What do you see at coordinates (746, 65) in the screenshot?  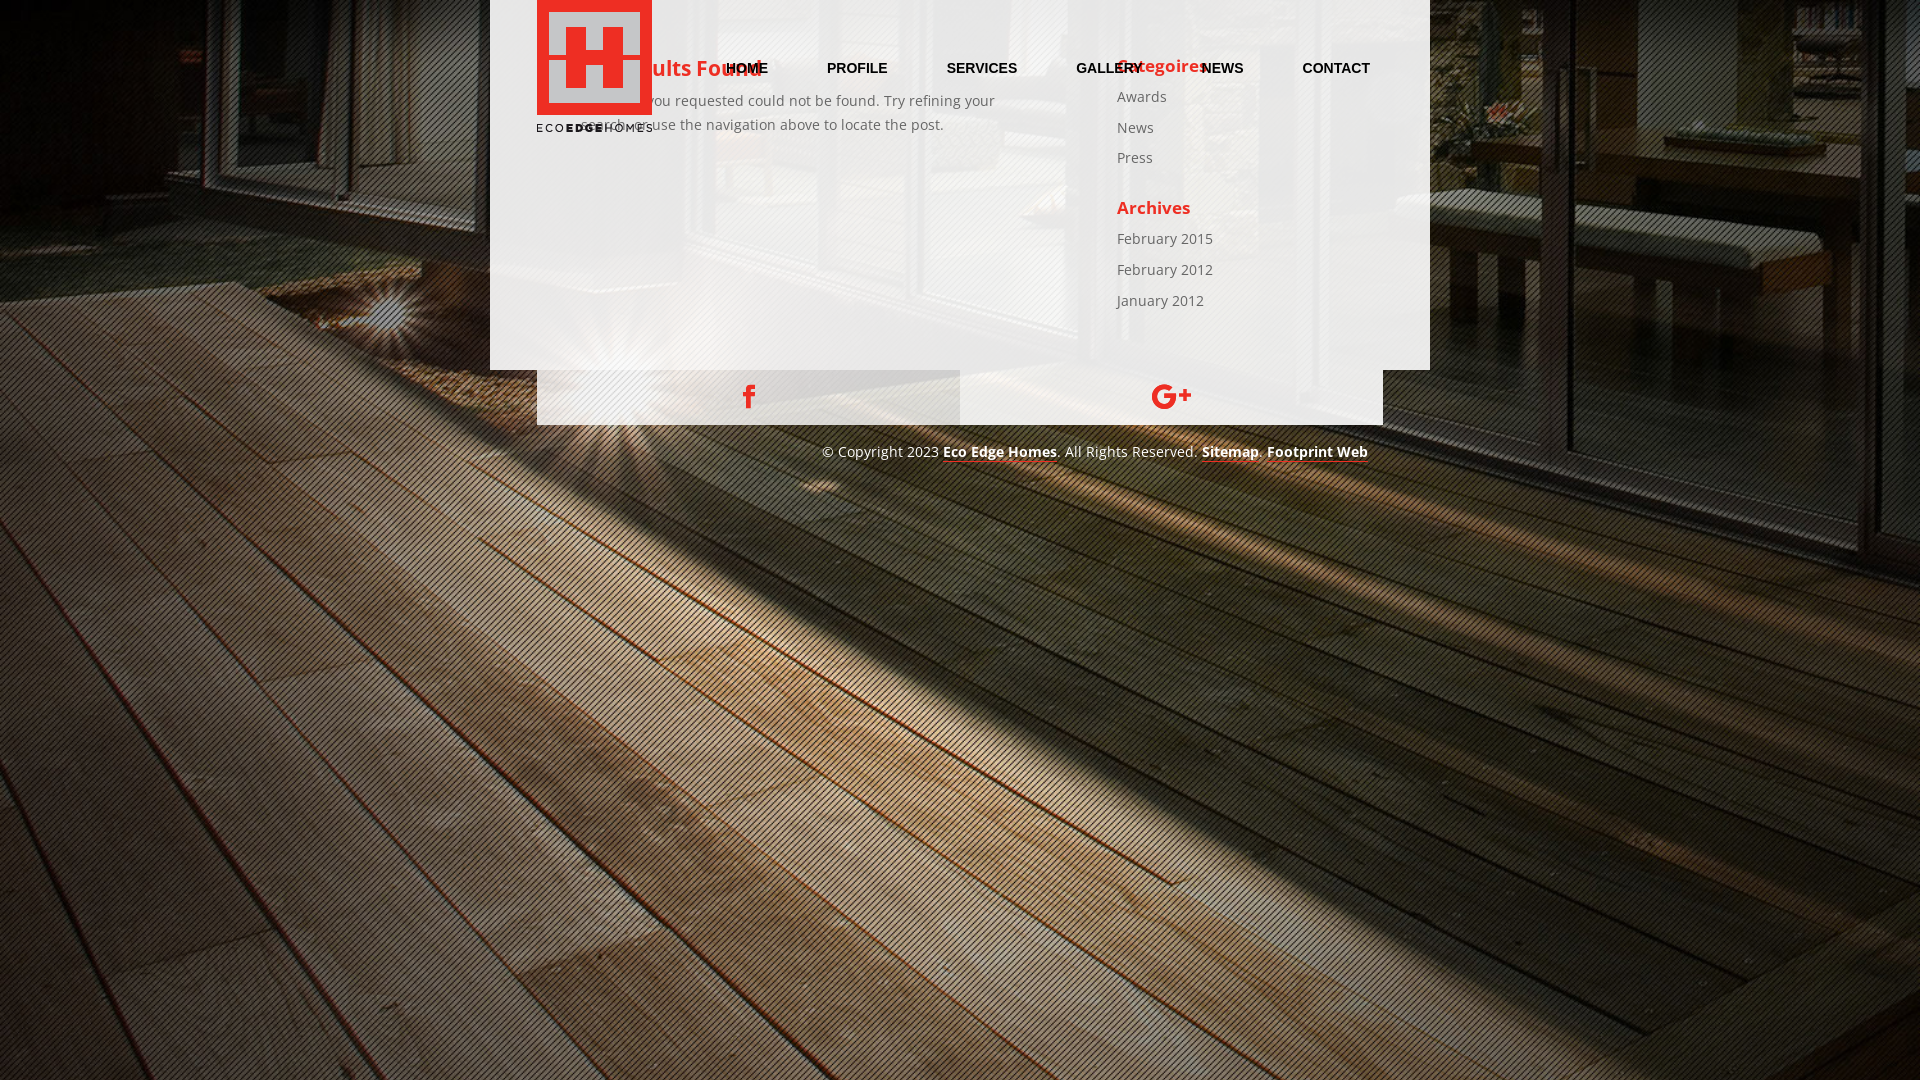 I see `'HOME'` at bounding box center [746, 65].